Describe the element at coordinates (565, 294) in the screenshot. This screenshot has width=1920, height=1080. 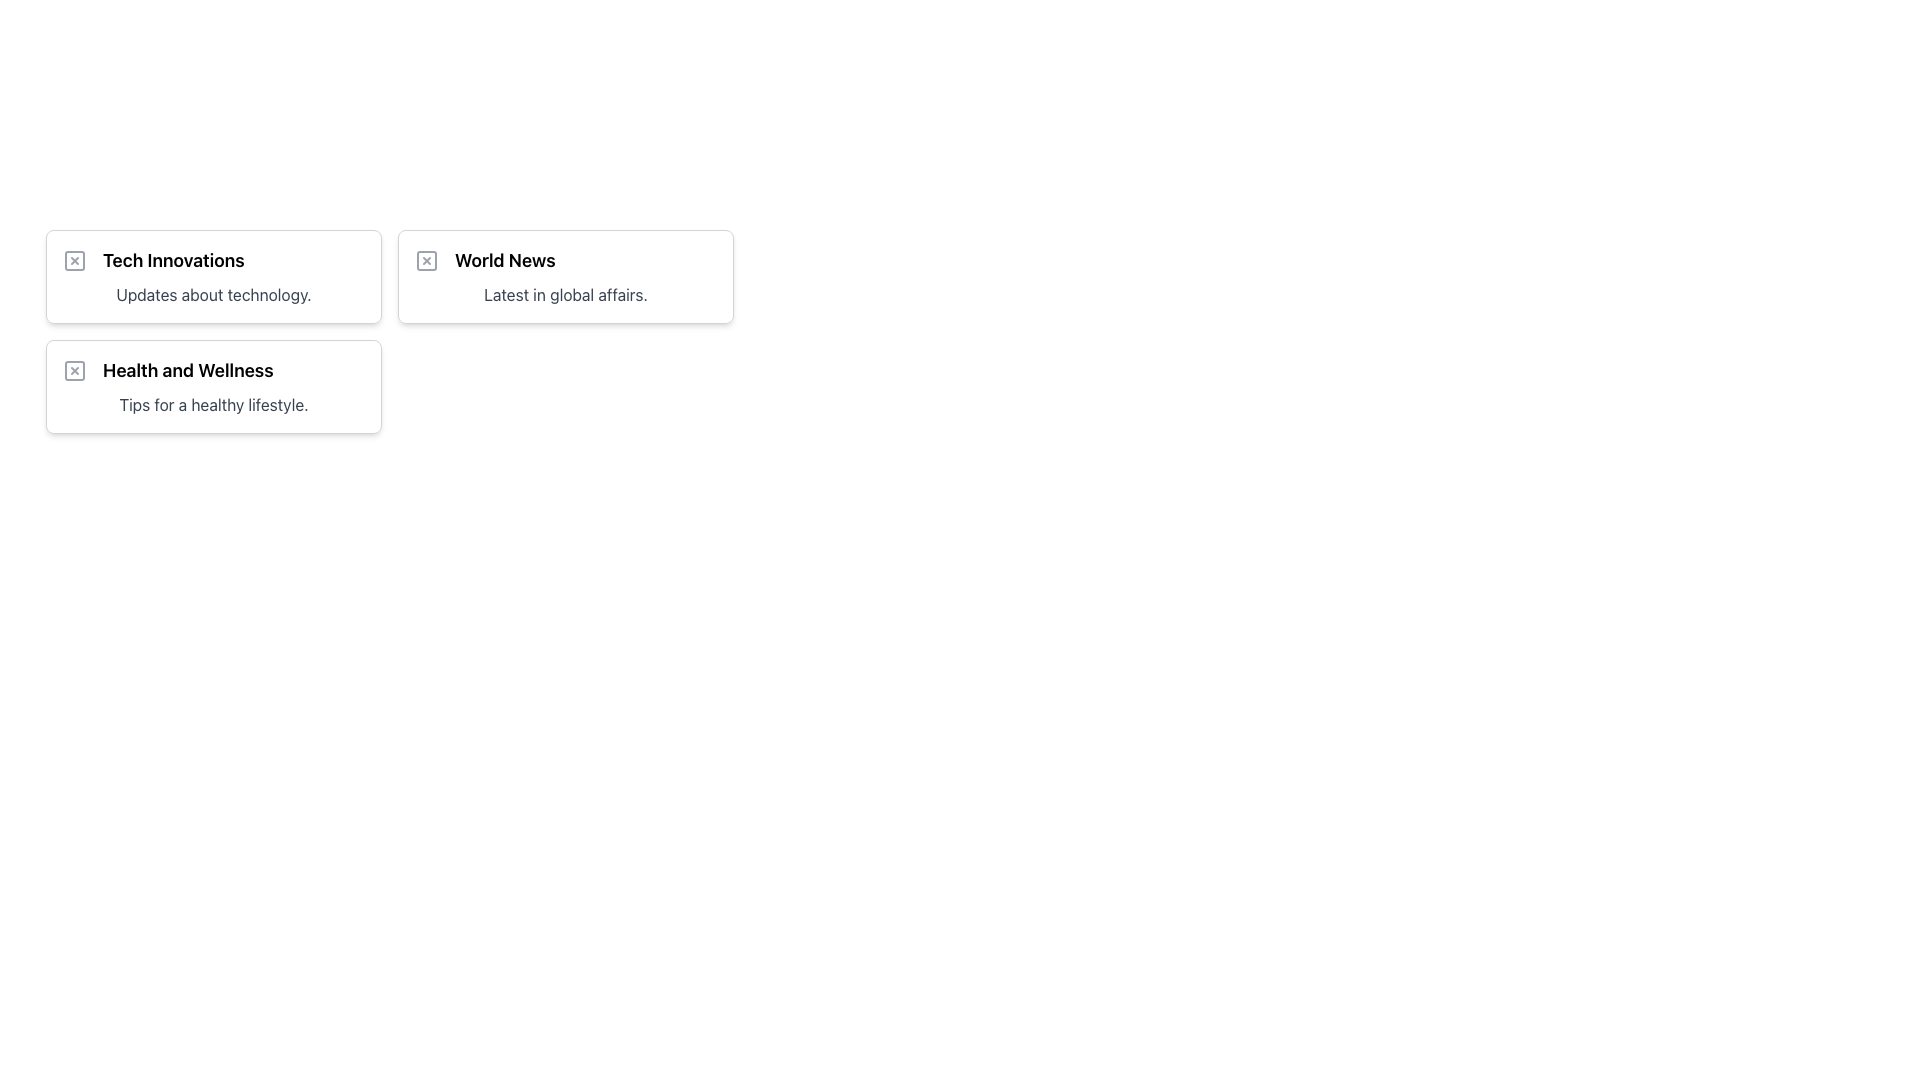
I see `the muted gray text label that reads 'Latest in global affairs.' located under the title 'World News.'` at that location.